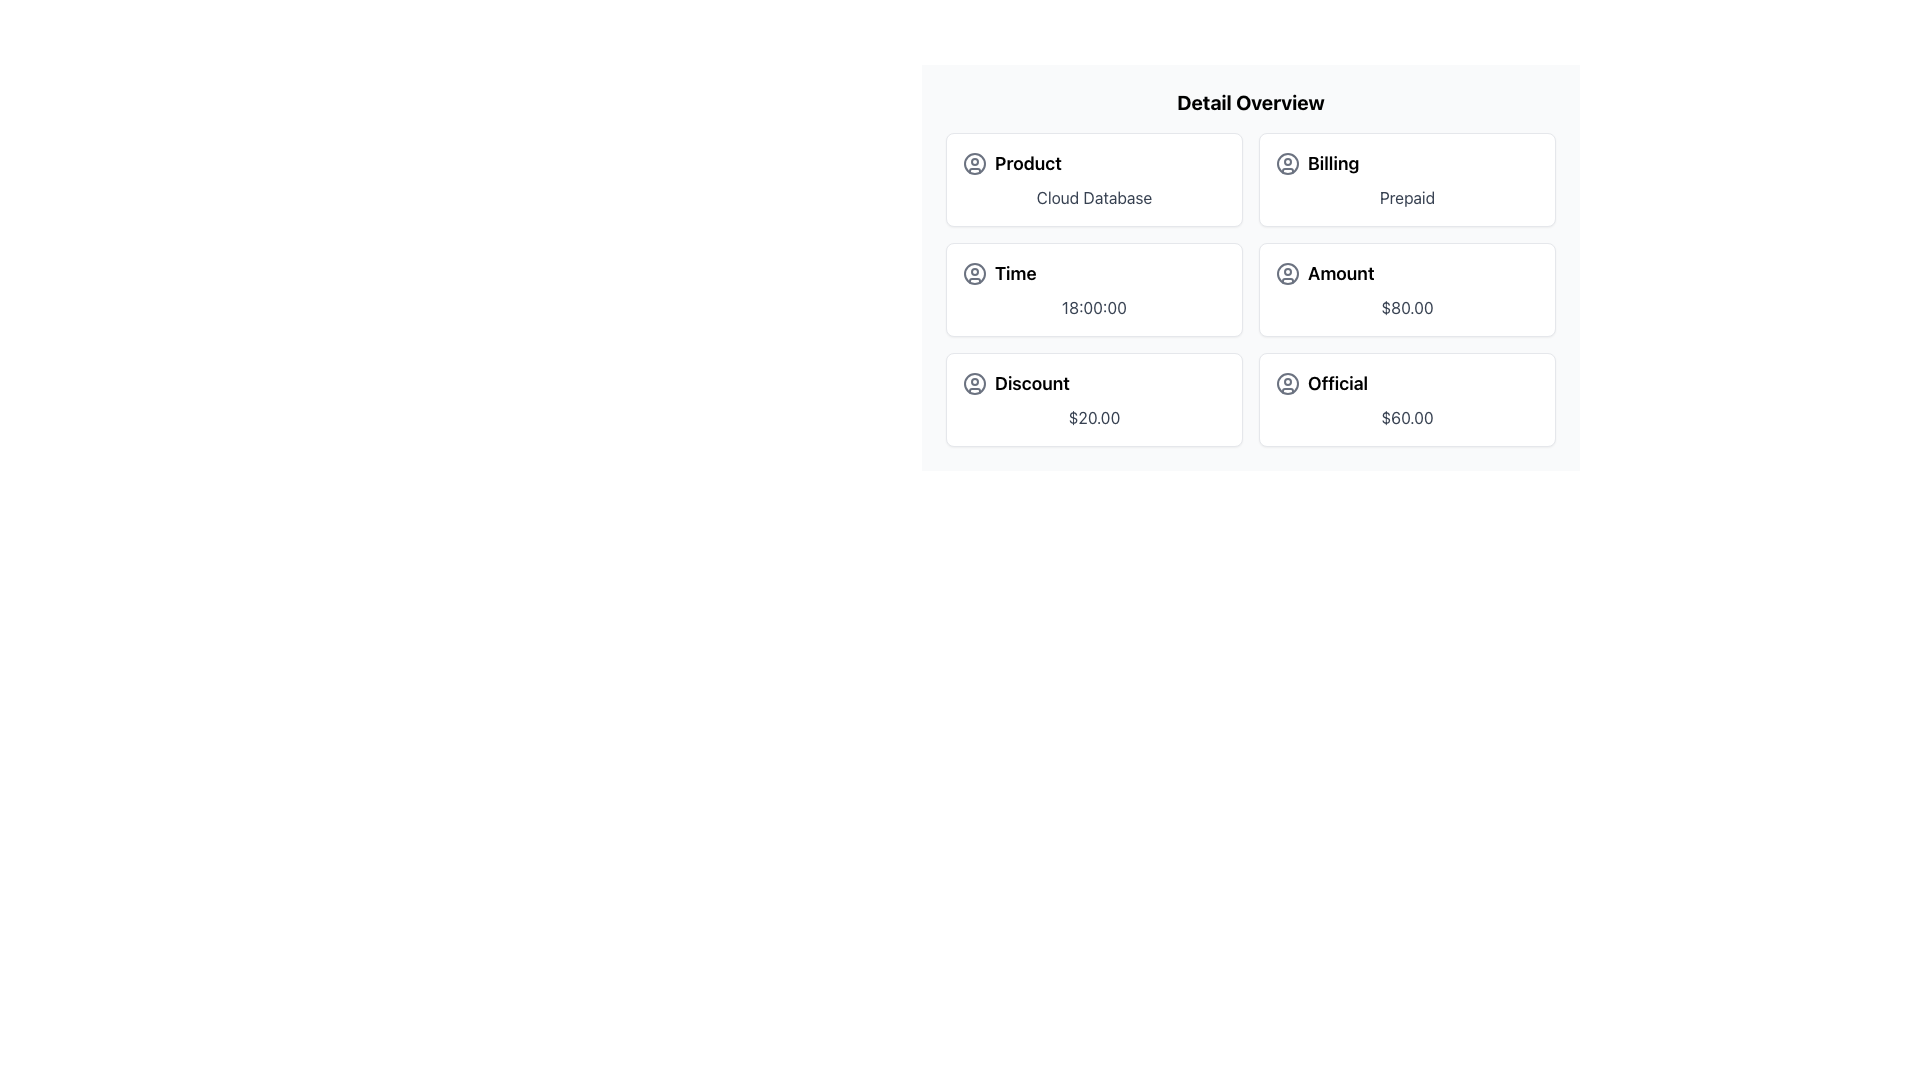 This screenshot has width=1920, height=1080. Describe the element at coordinates (1333, 163) in the screenshot. I see `the 'Billing' text label, which is styled in bold and located in the top-right section of the grid, adjacent to a user avatar icon` at that location.